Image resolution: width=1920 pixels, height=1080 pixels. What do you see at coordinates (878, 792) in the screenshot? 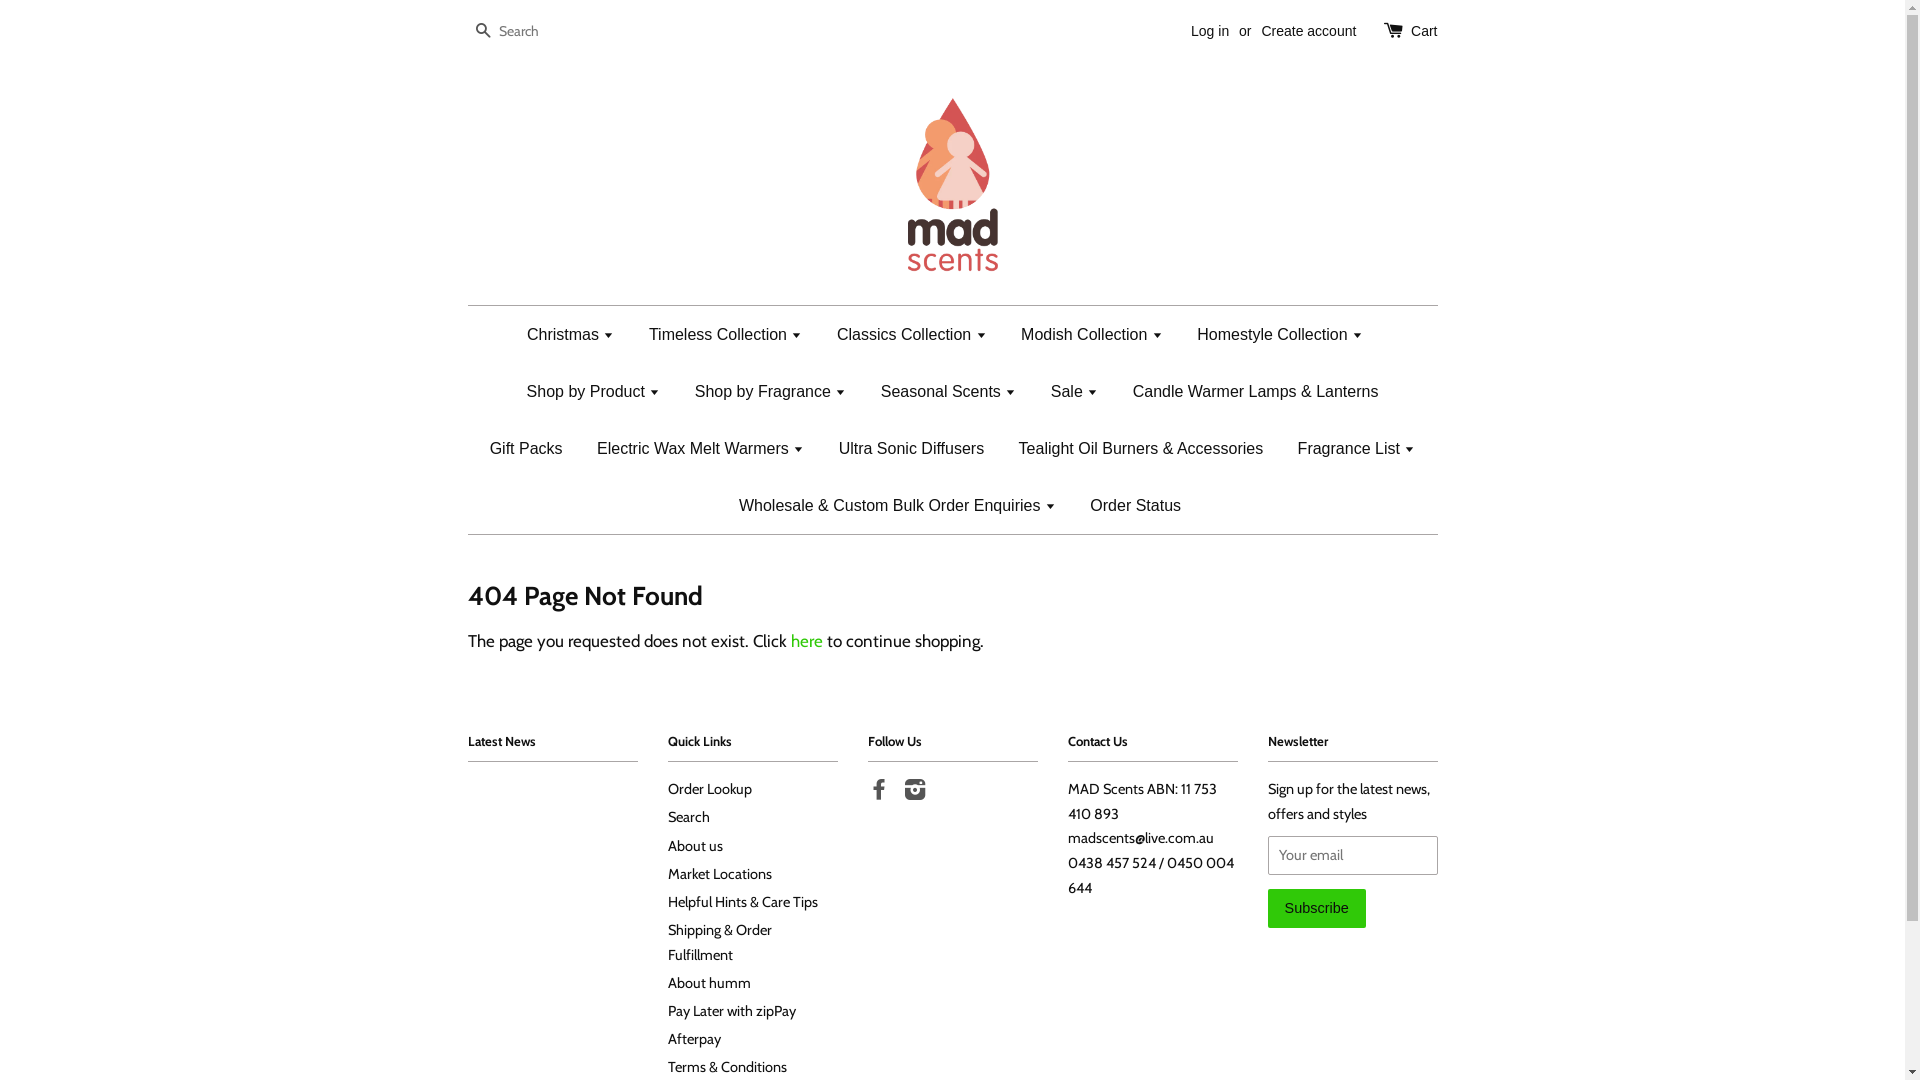
I see `'Facebook'` at bounding box center [878, 792].